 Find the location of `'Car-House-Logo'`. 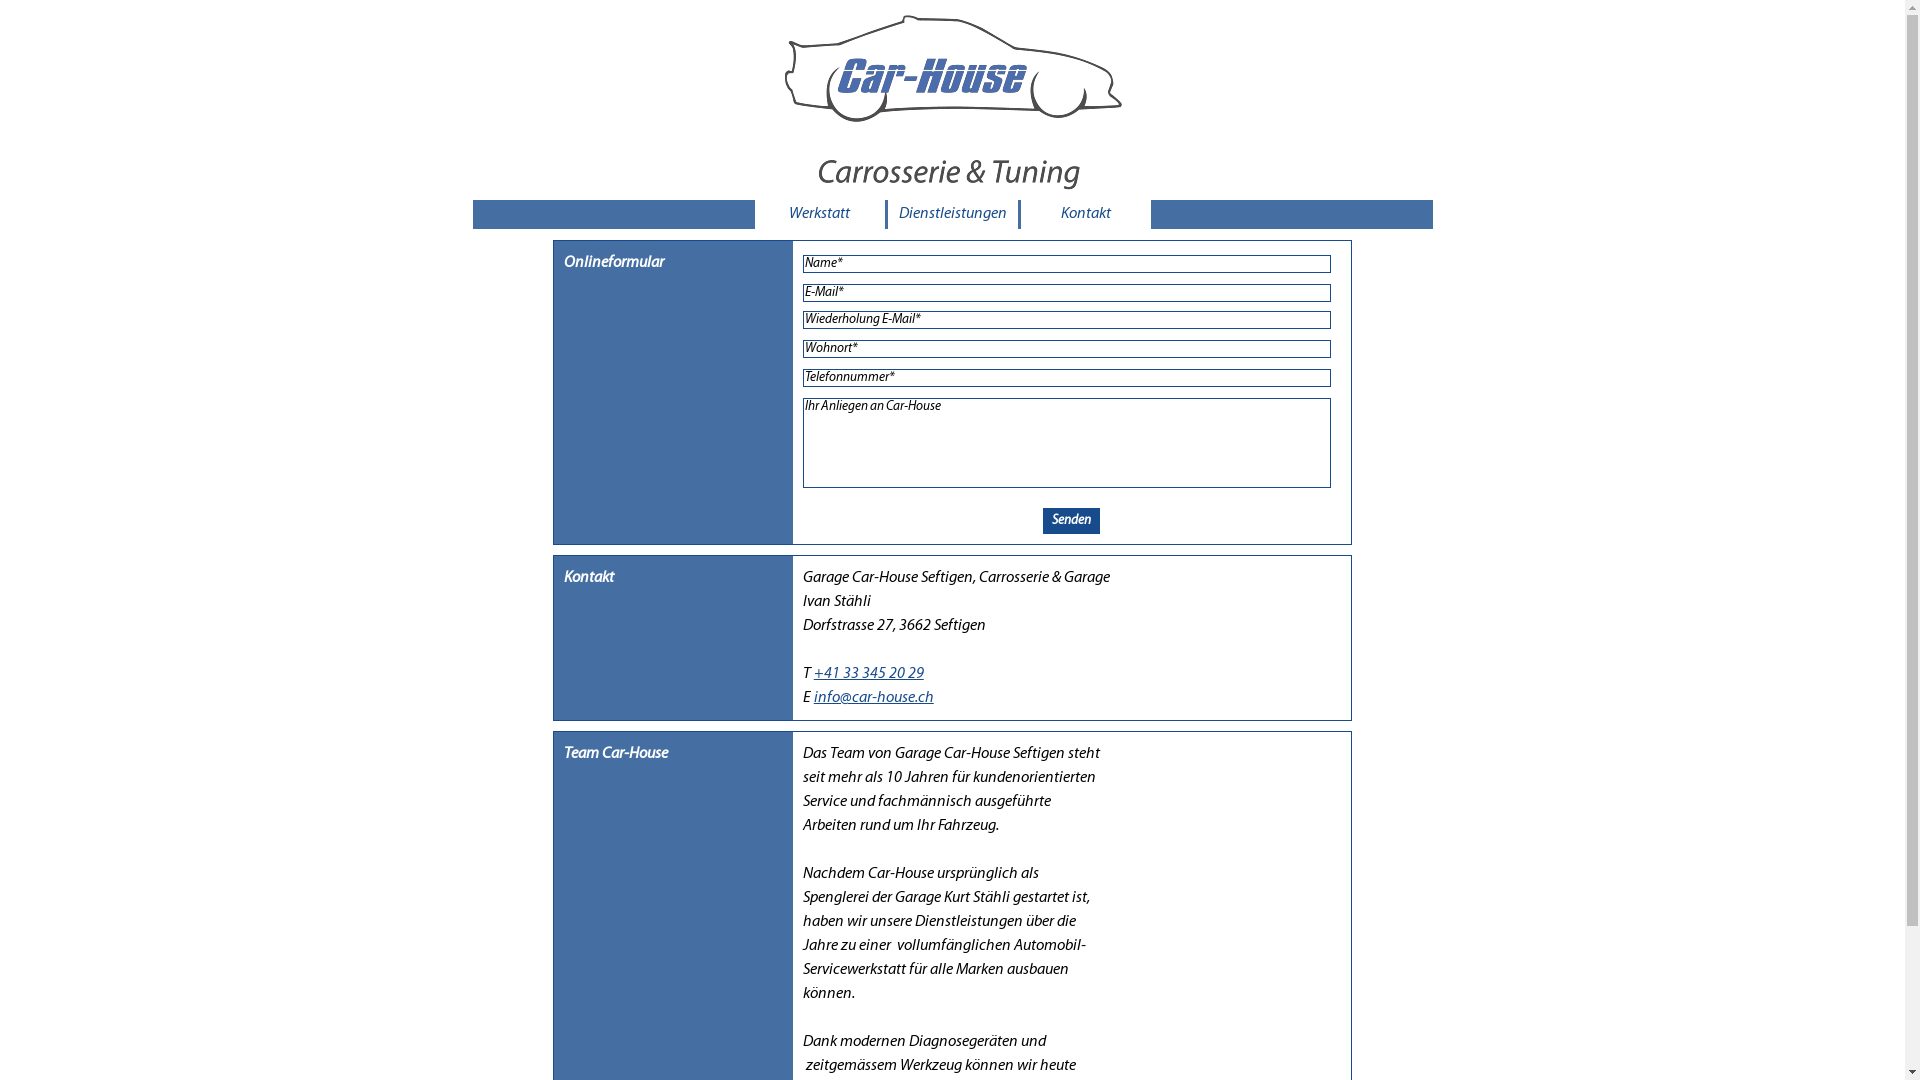

'Car-House-Logo' is located at coordinates (946, 100).